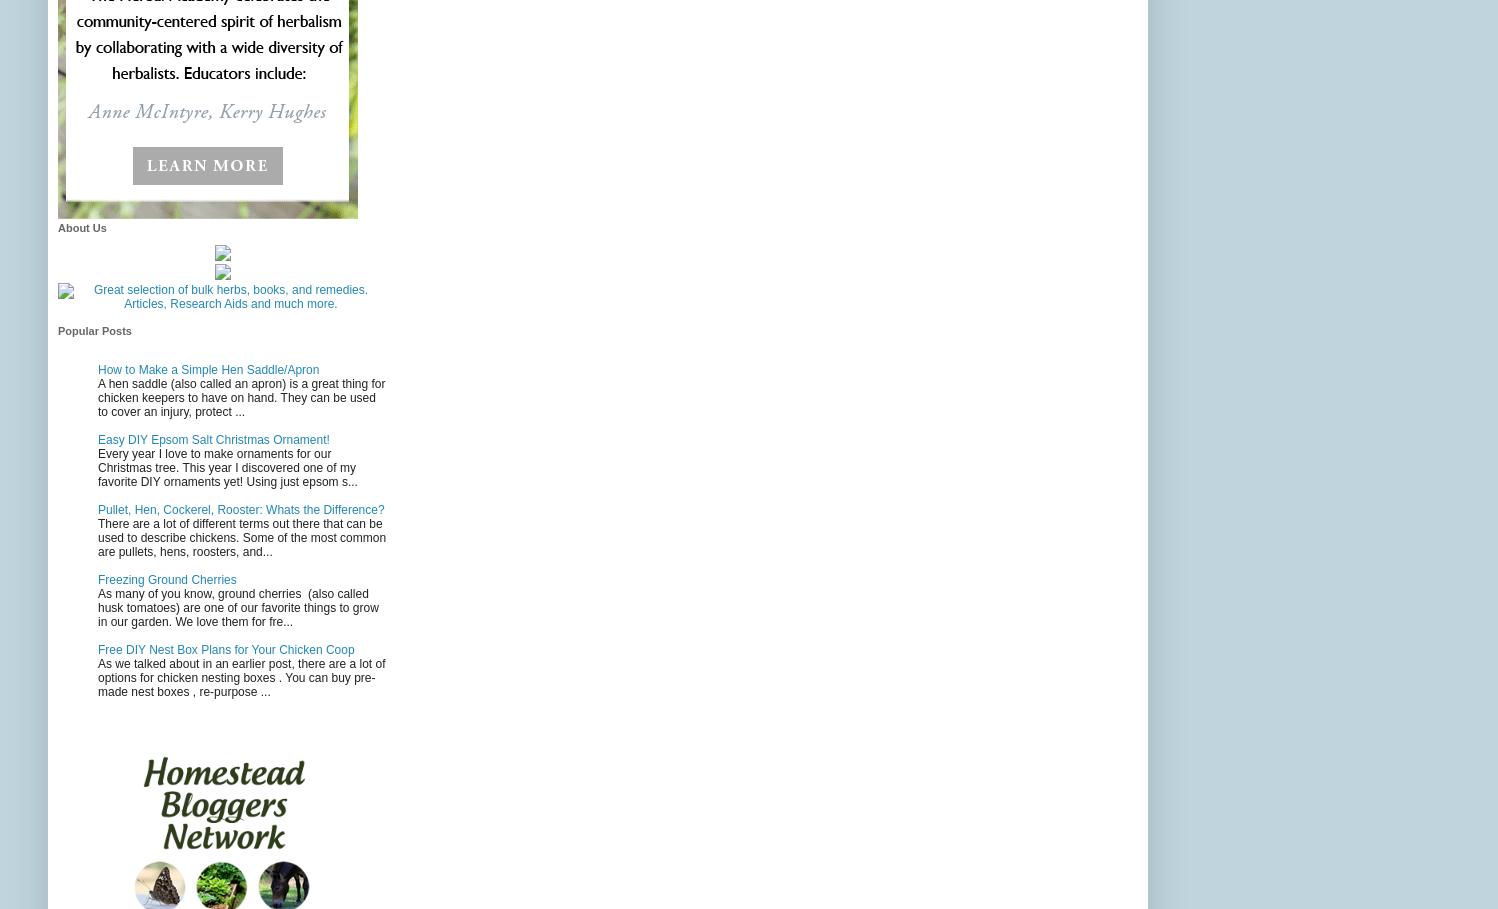  I want to click on 'About Us', so click(80, 226).